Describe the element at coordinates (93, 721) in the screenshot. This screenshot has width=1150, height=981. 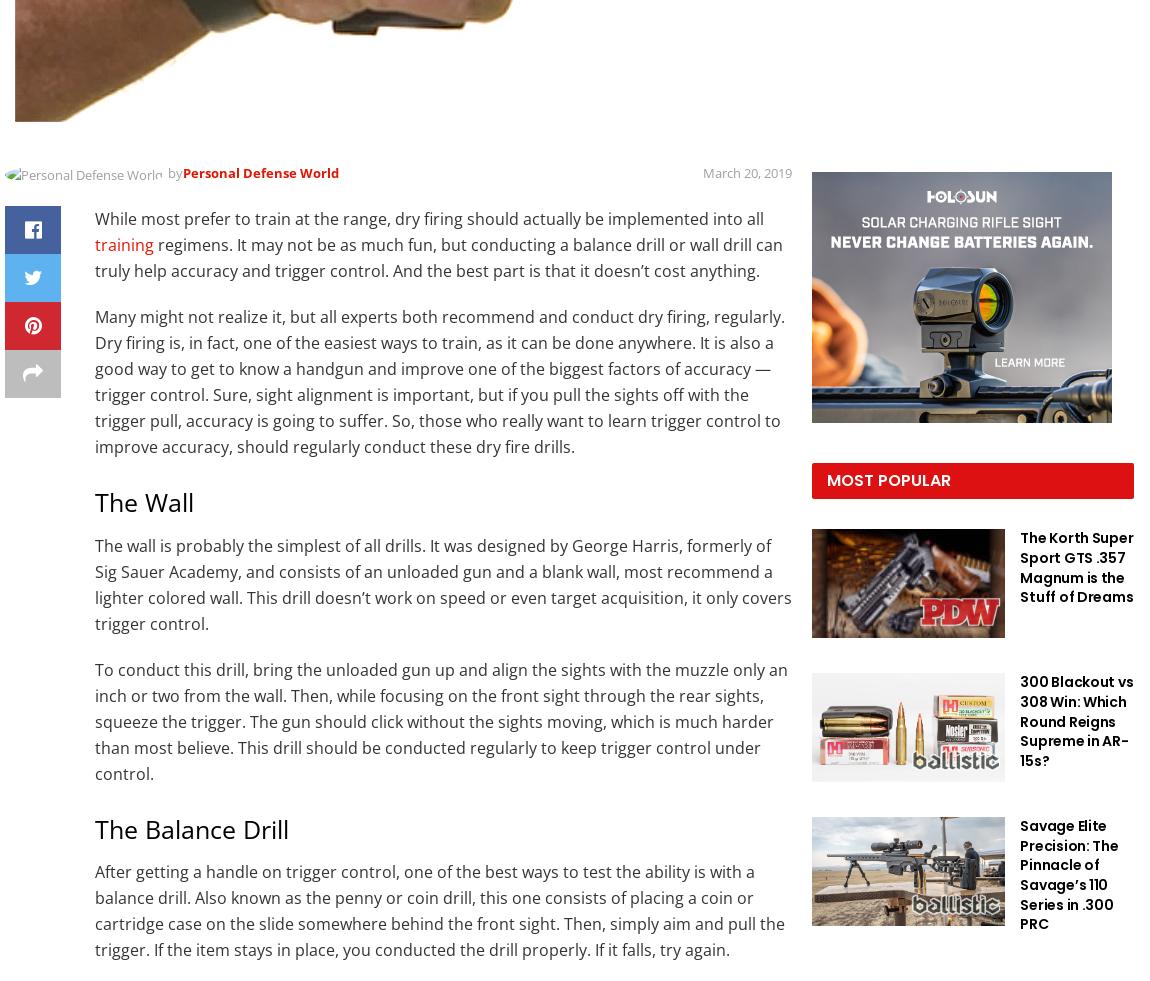
I see `'To conduct this drill, bring the unloaded gun up and align the sights with the muzzle only an inch or two from the wall. Then, while focusing on the front sight through the rear sights, squeeze the trigger. The gun should click without the sights moving, which is much harder than most believe. This drill should be conducted regularly to keep trigger control under control.'` at that location.